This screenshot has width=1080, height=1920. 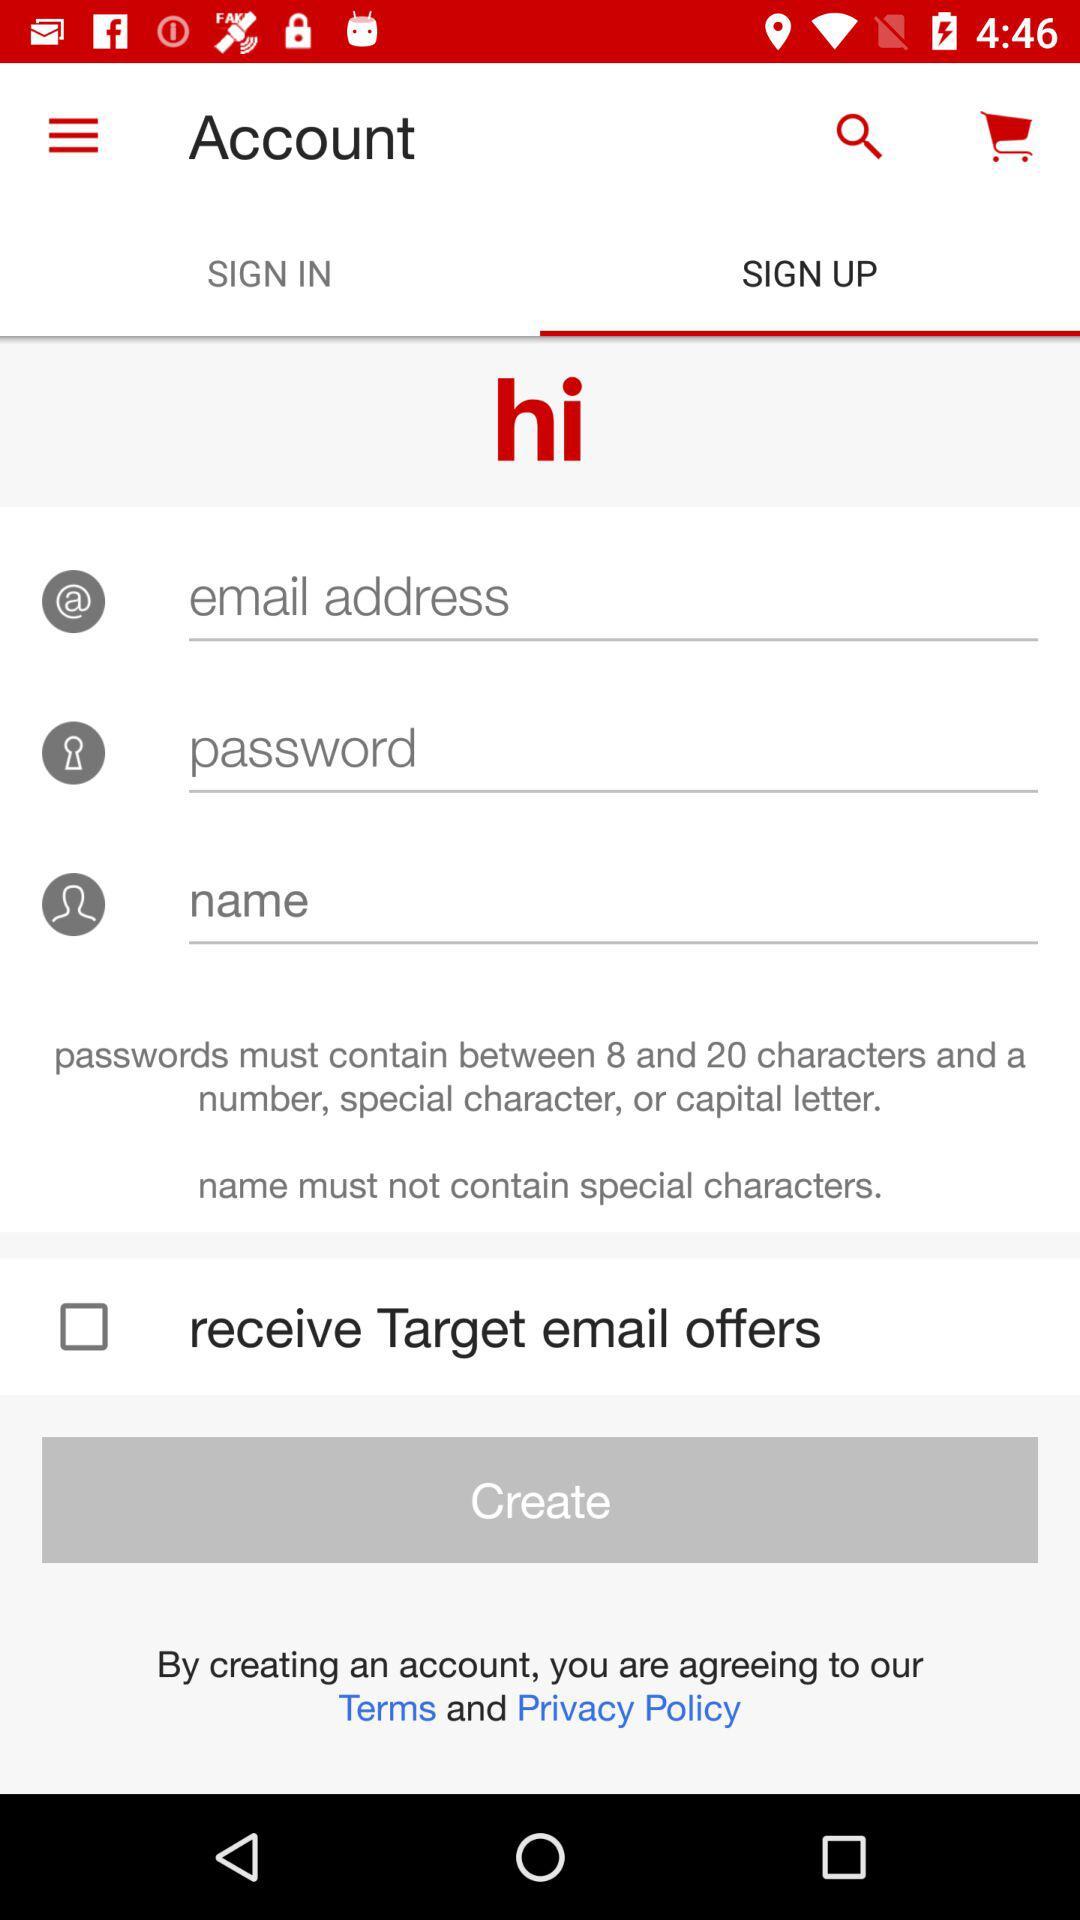 I want to click on item above the by creating an icon, so click(x=540, y=1499).